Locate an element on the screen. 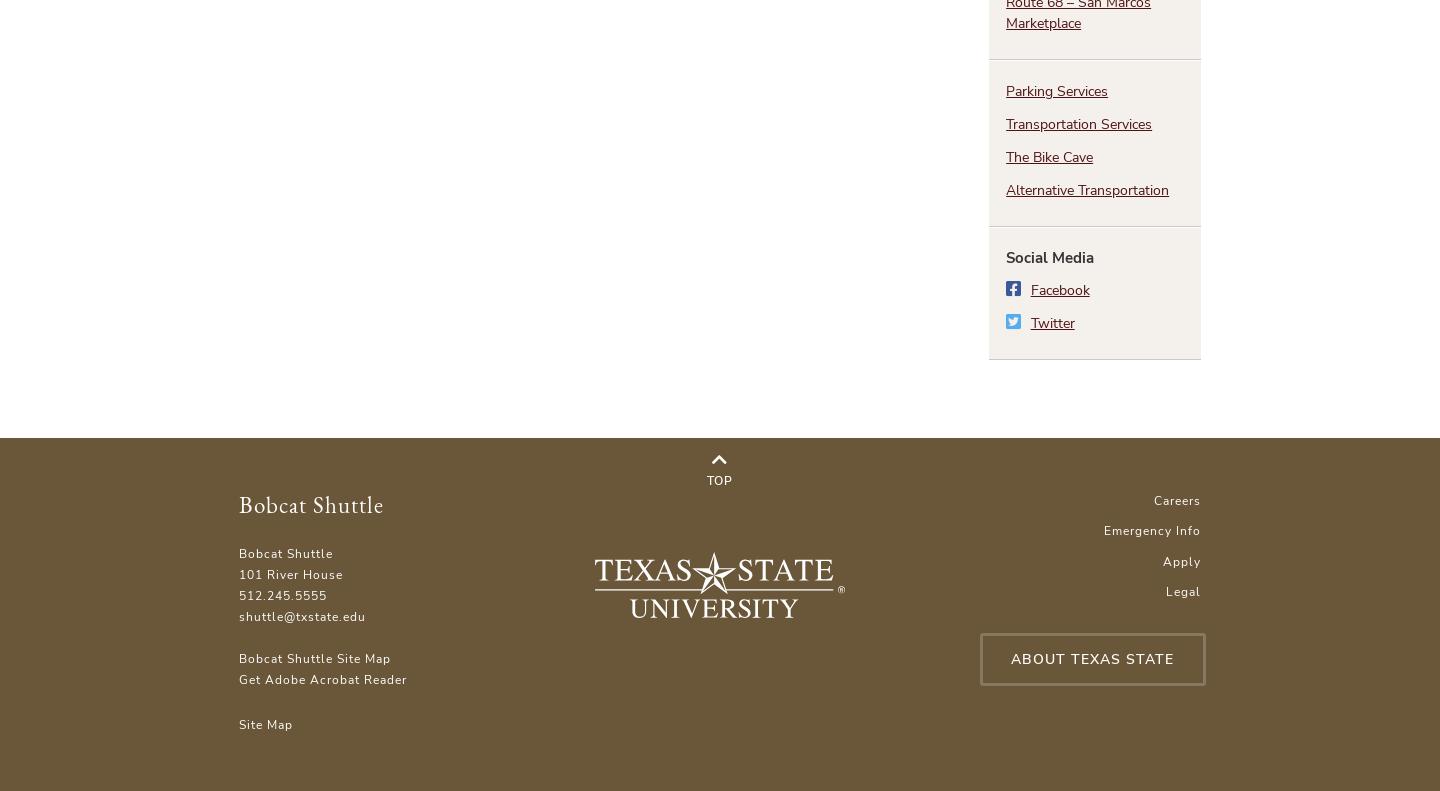 The height and width of the screenshot is (791, 1440). 'Site Map' is located at coordinates (264, 722).